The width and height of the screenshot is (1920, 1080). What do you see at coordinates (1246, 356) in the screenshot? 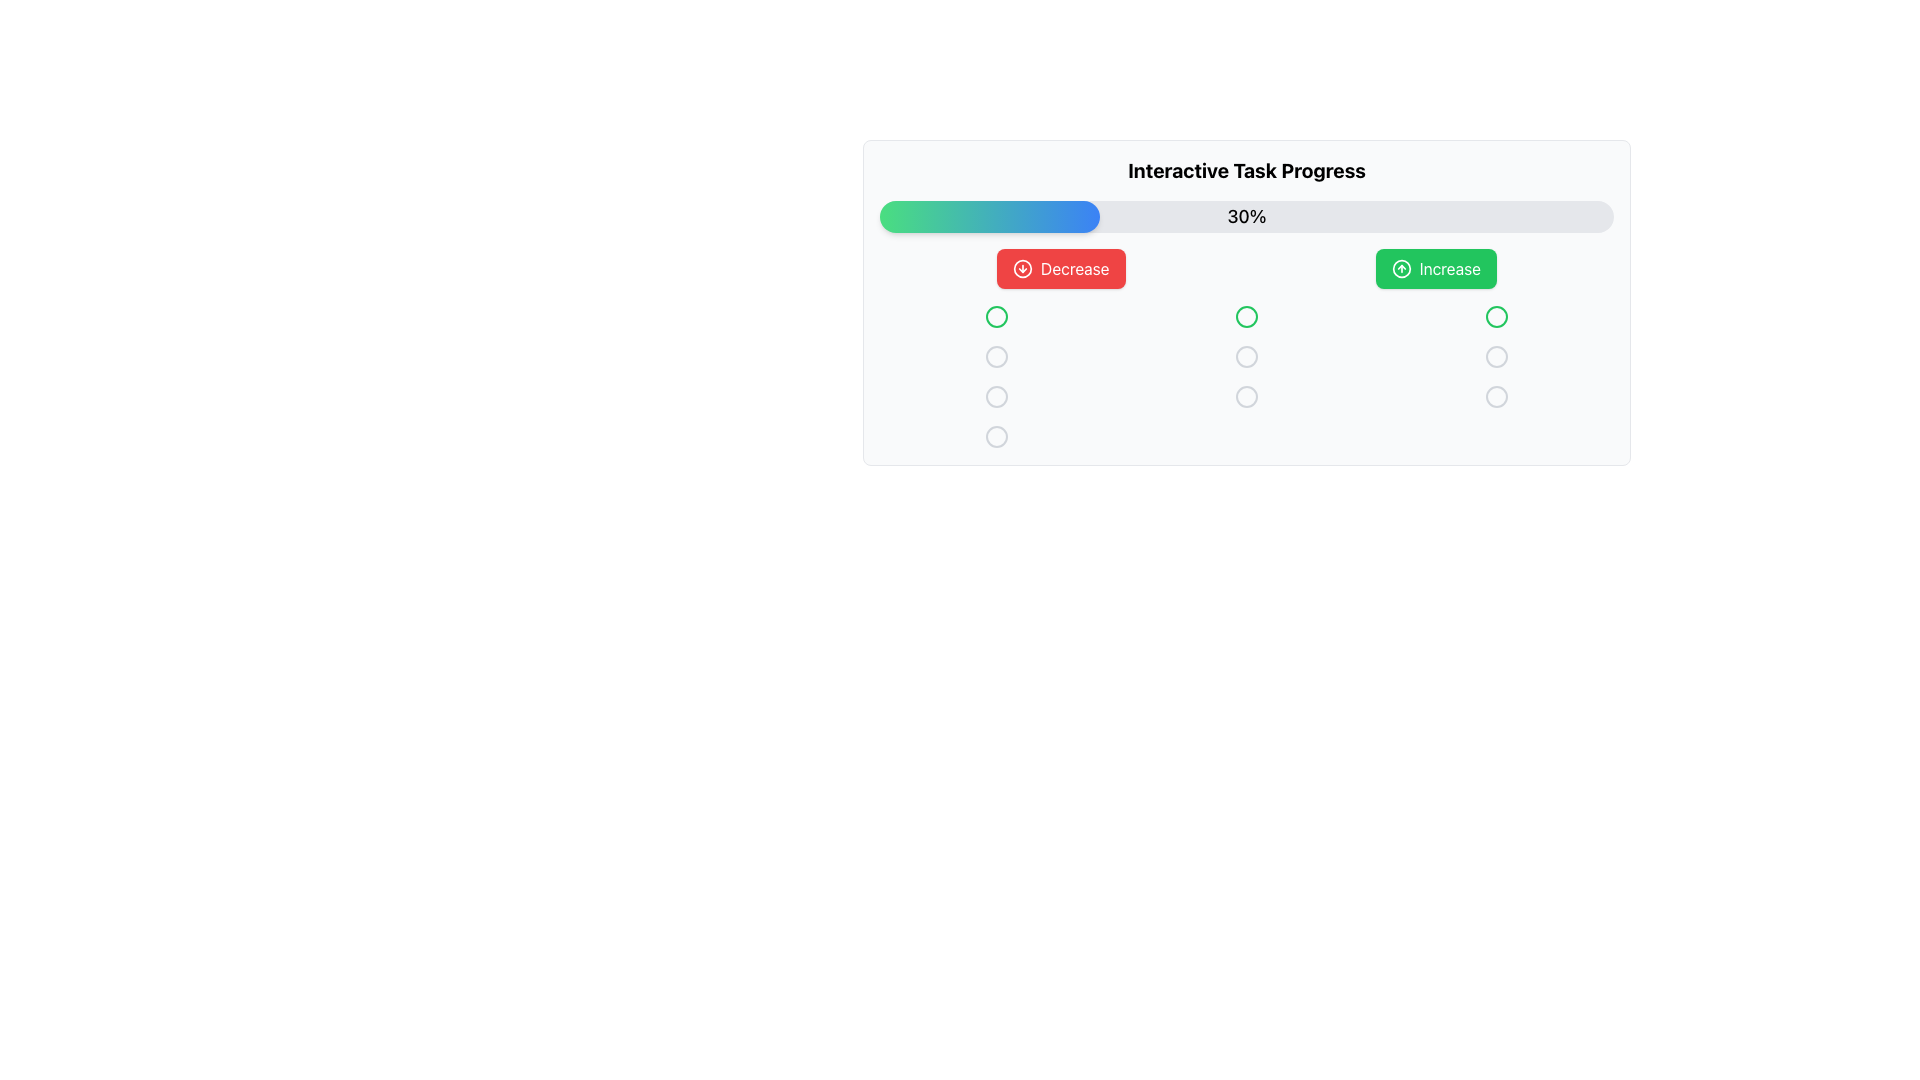
I see `the gray outlined circular icon located in the middle column of the second row of the grid` at bounding box center [1246, 356].